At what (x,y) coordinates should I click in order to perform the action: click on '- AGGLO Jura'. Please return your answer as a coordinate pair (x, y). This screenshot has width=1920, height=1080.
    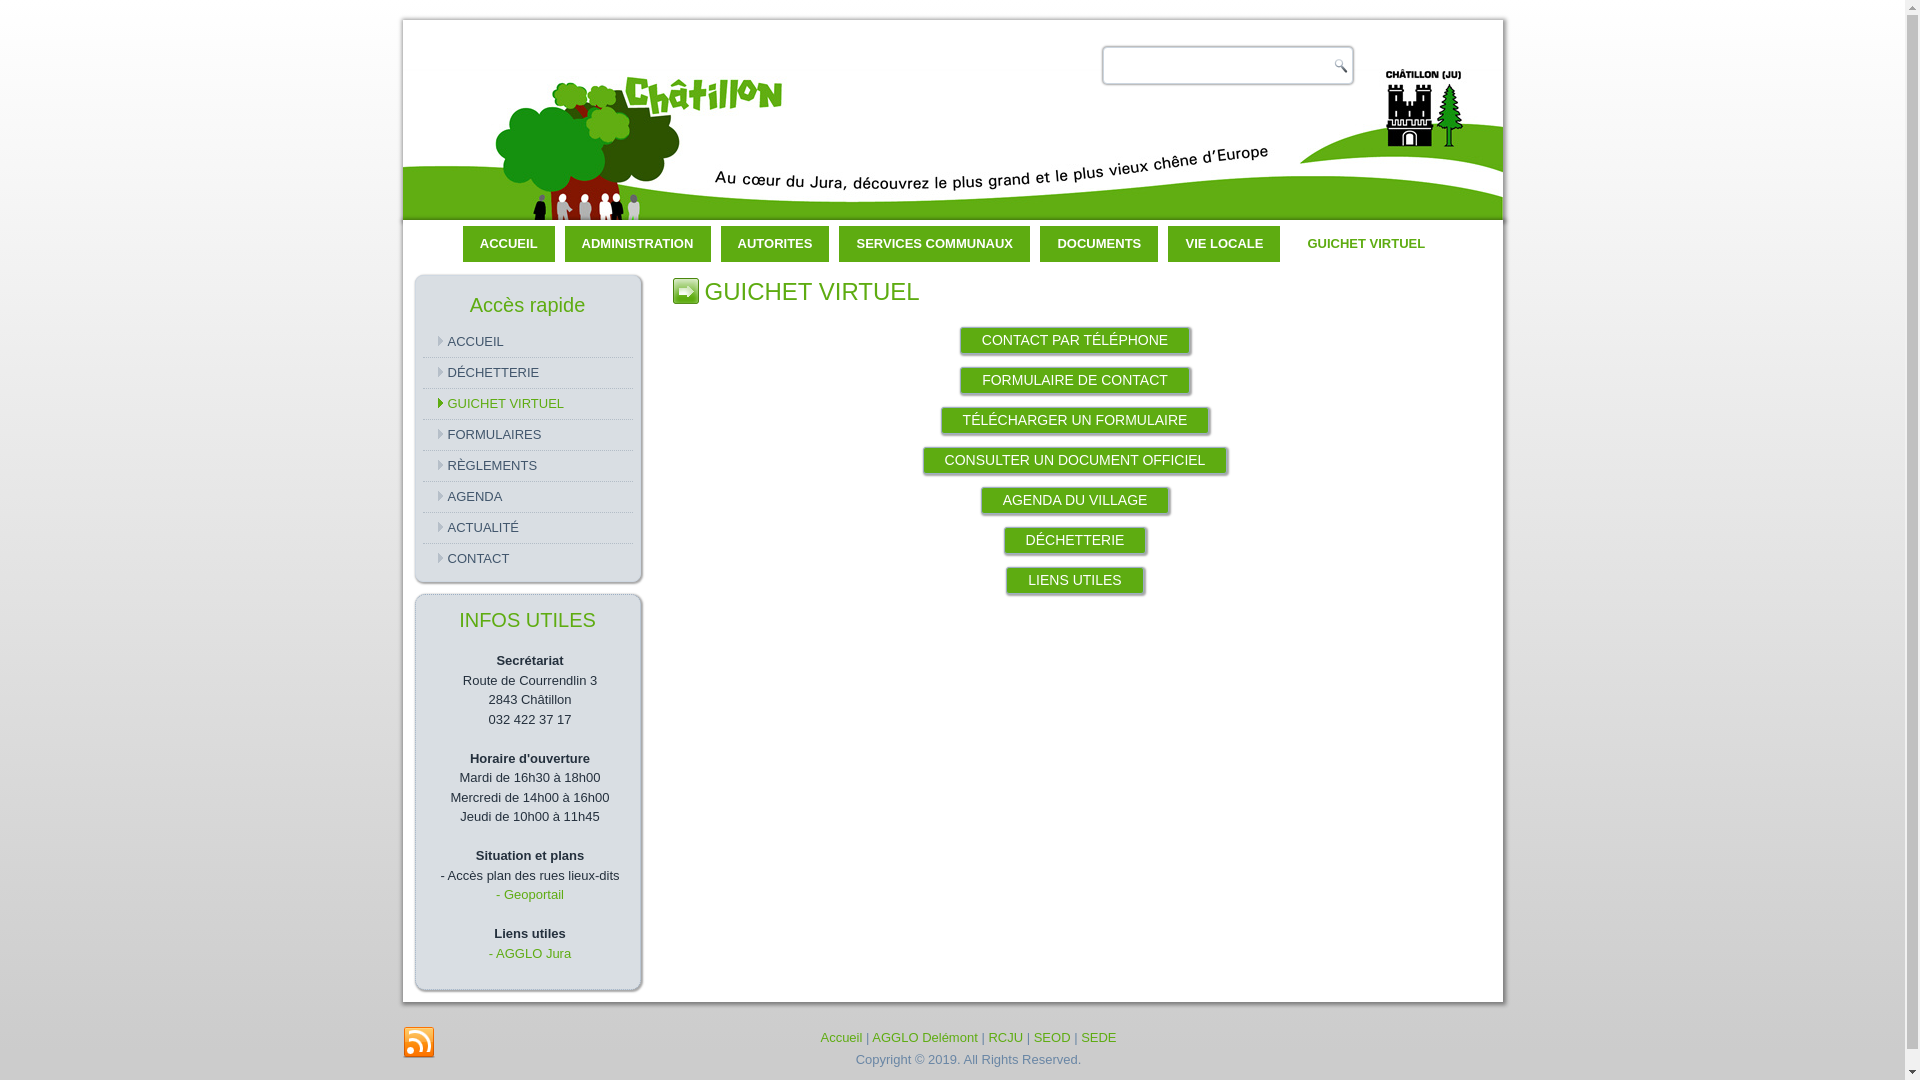
    Looking at the image, I should click on (529, 952).